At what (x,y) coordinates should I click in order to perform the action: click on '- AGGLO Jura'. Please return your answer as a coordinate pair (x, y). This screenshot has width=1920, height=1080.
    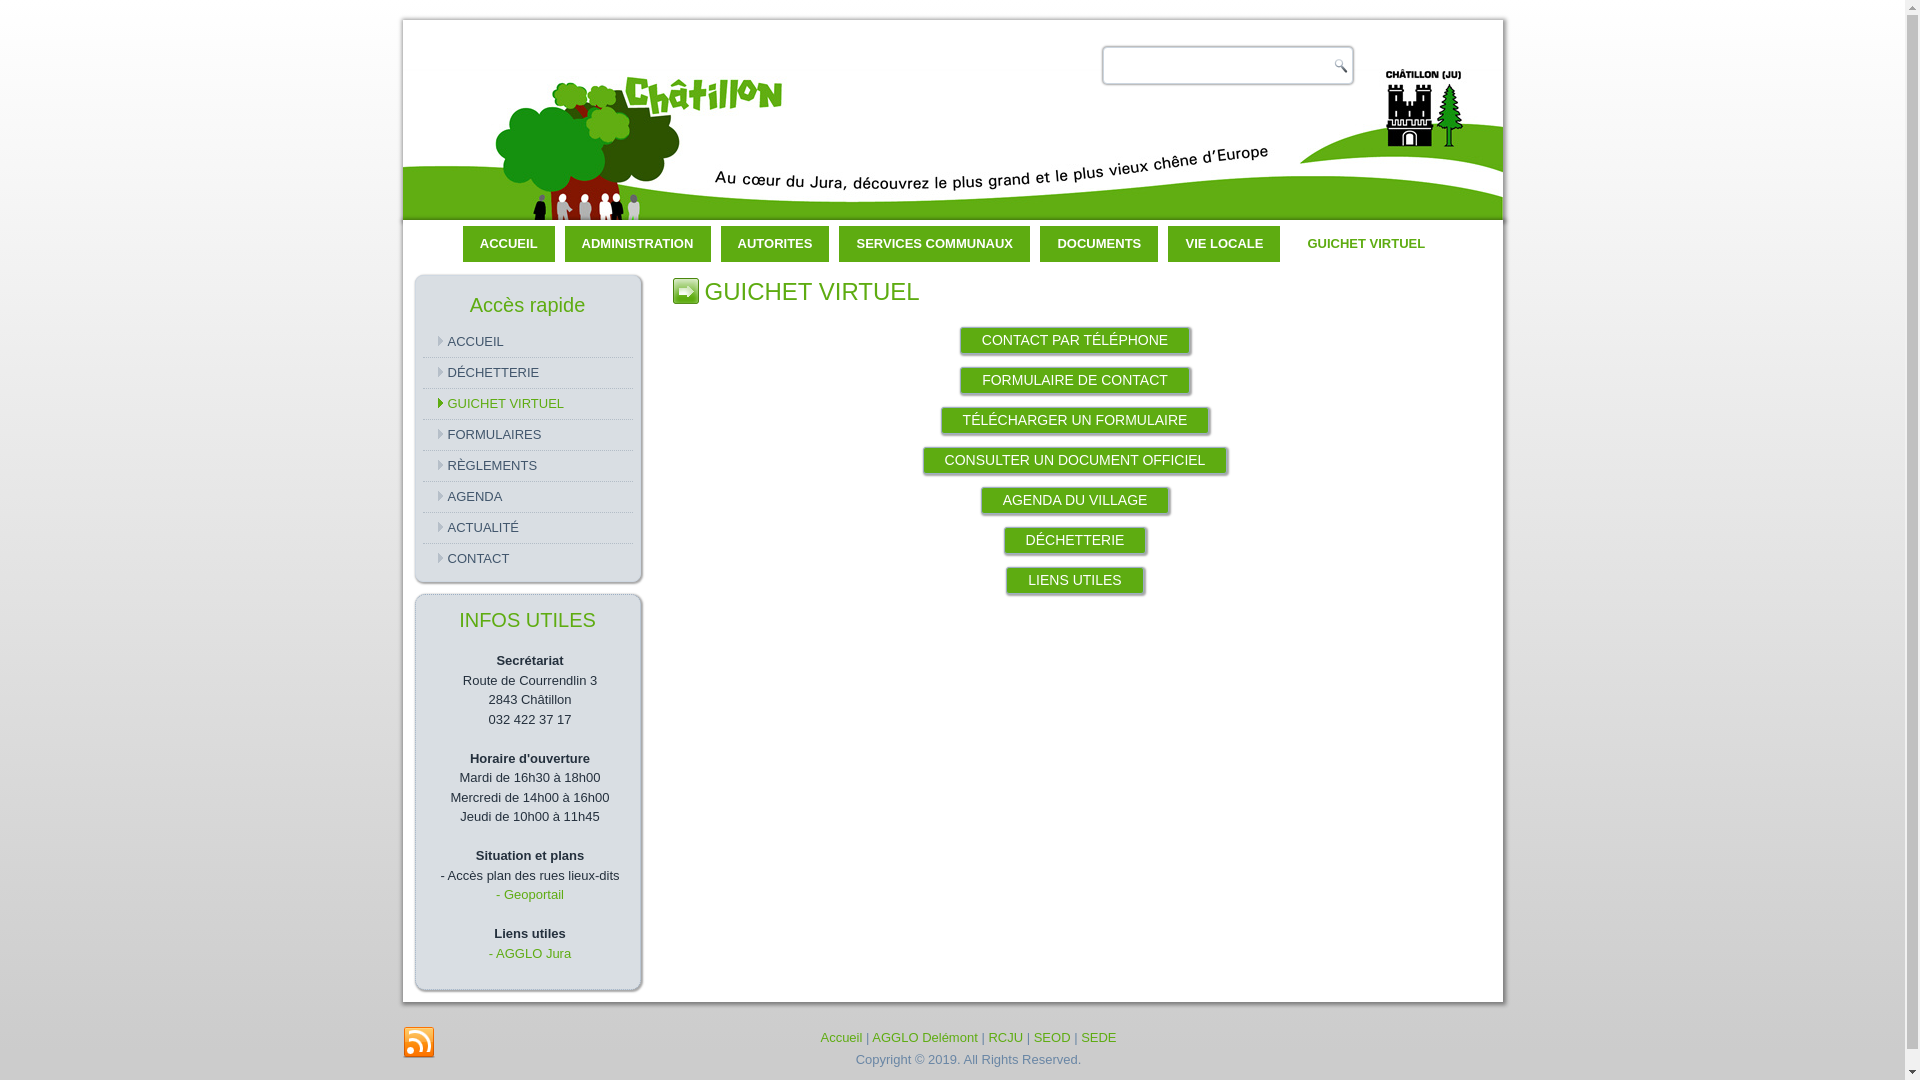
    Looking at the image, I should click on (529, 952).